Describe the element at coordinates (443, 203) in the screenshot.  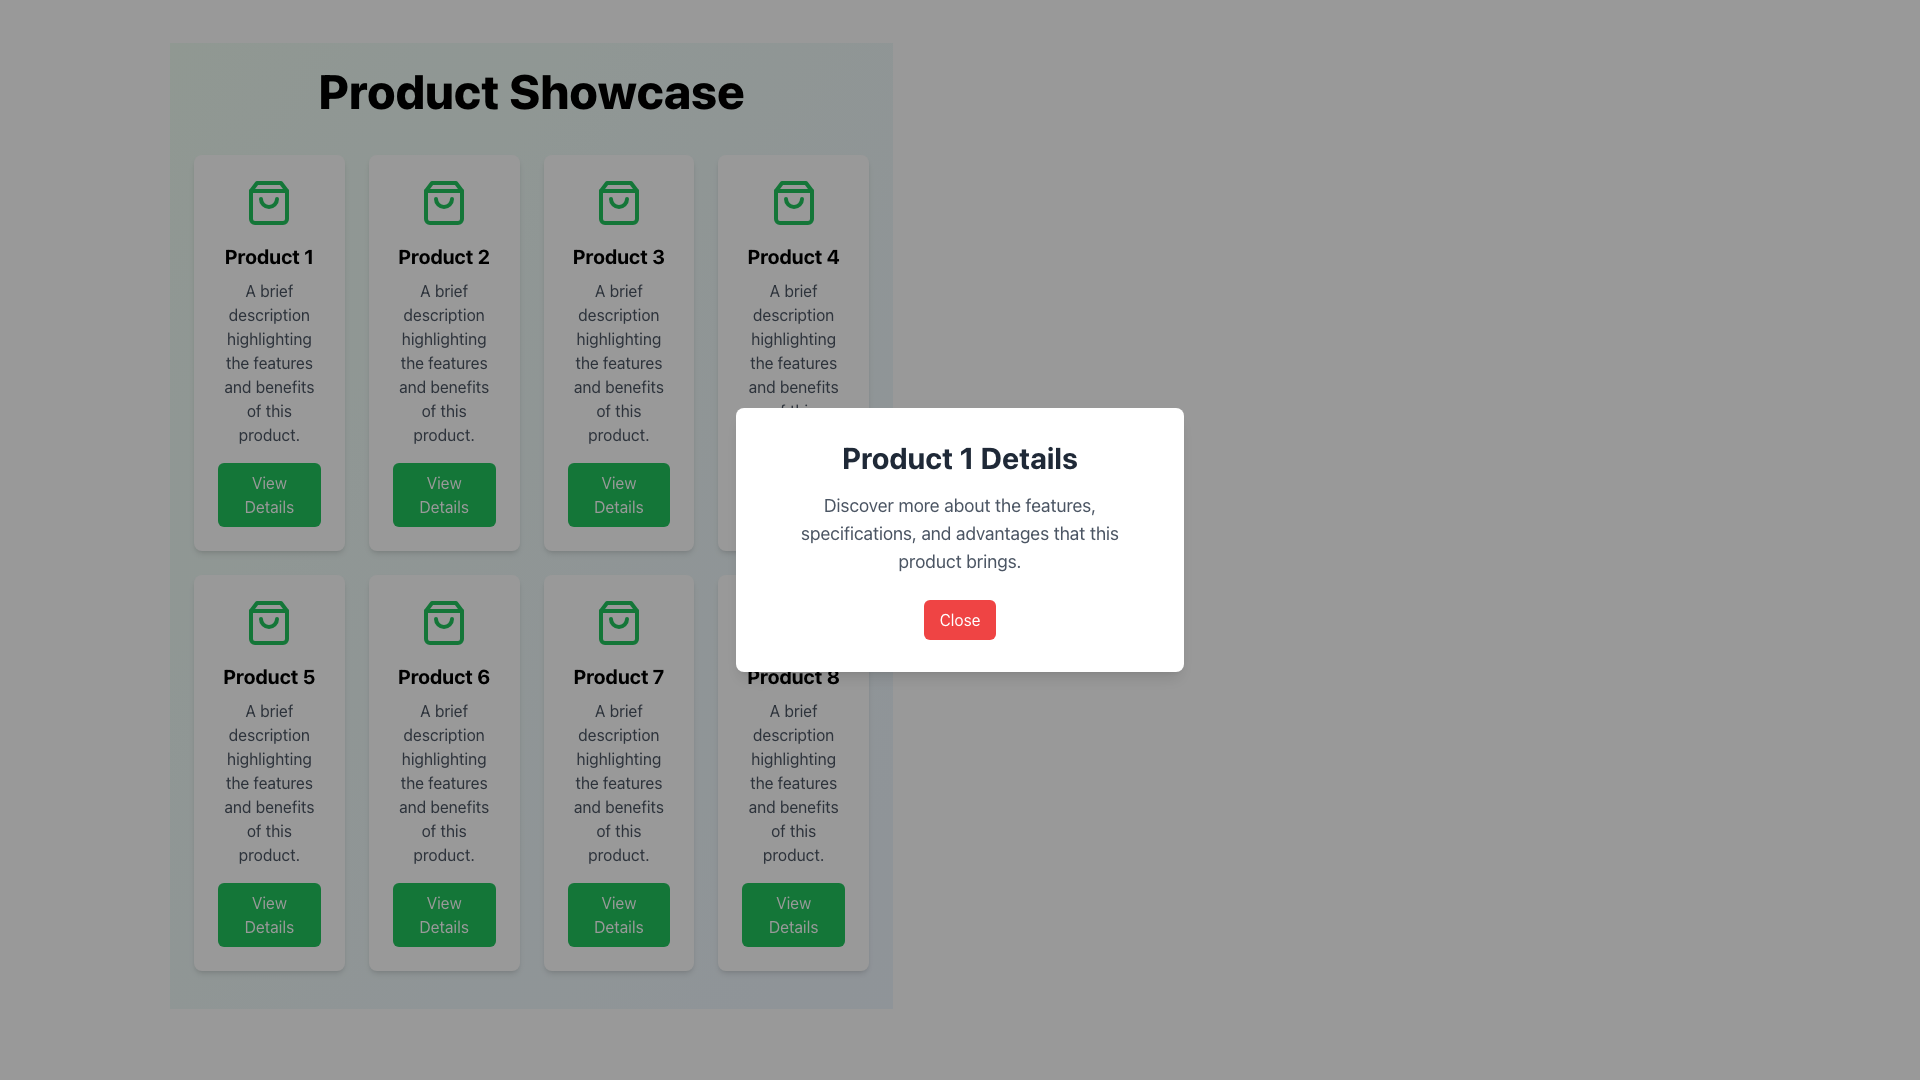
I see `the decorative icon located at the top center of the 'Product 2' card` at that location.